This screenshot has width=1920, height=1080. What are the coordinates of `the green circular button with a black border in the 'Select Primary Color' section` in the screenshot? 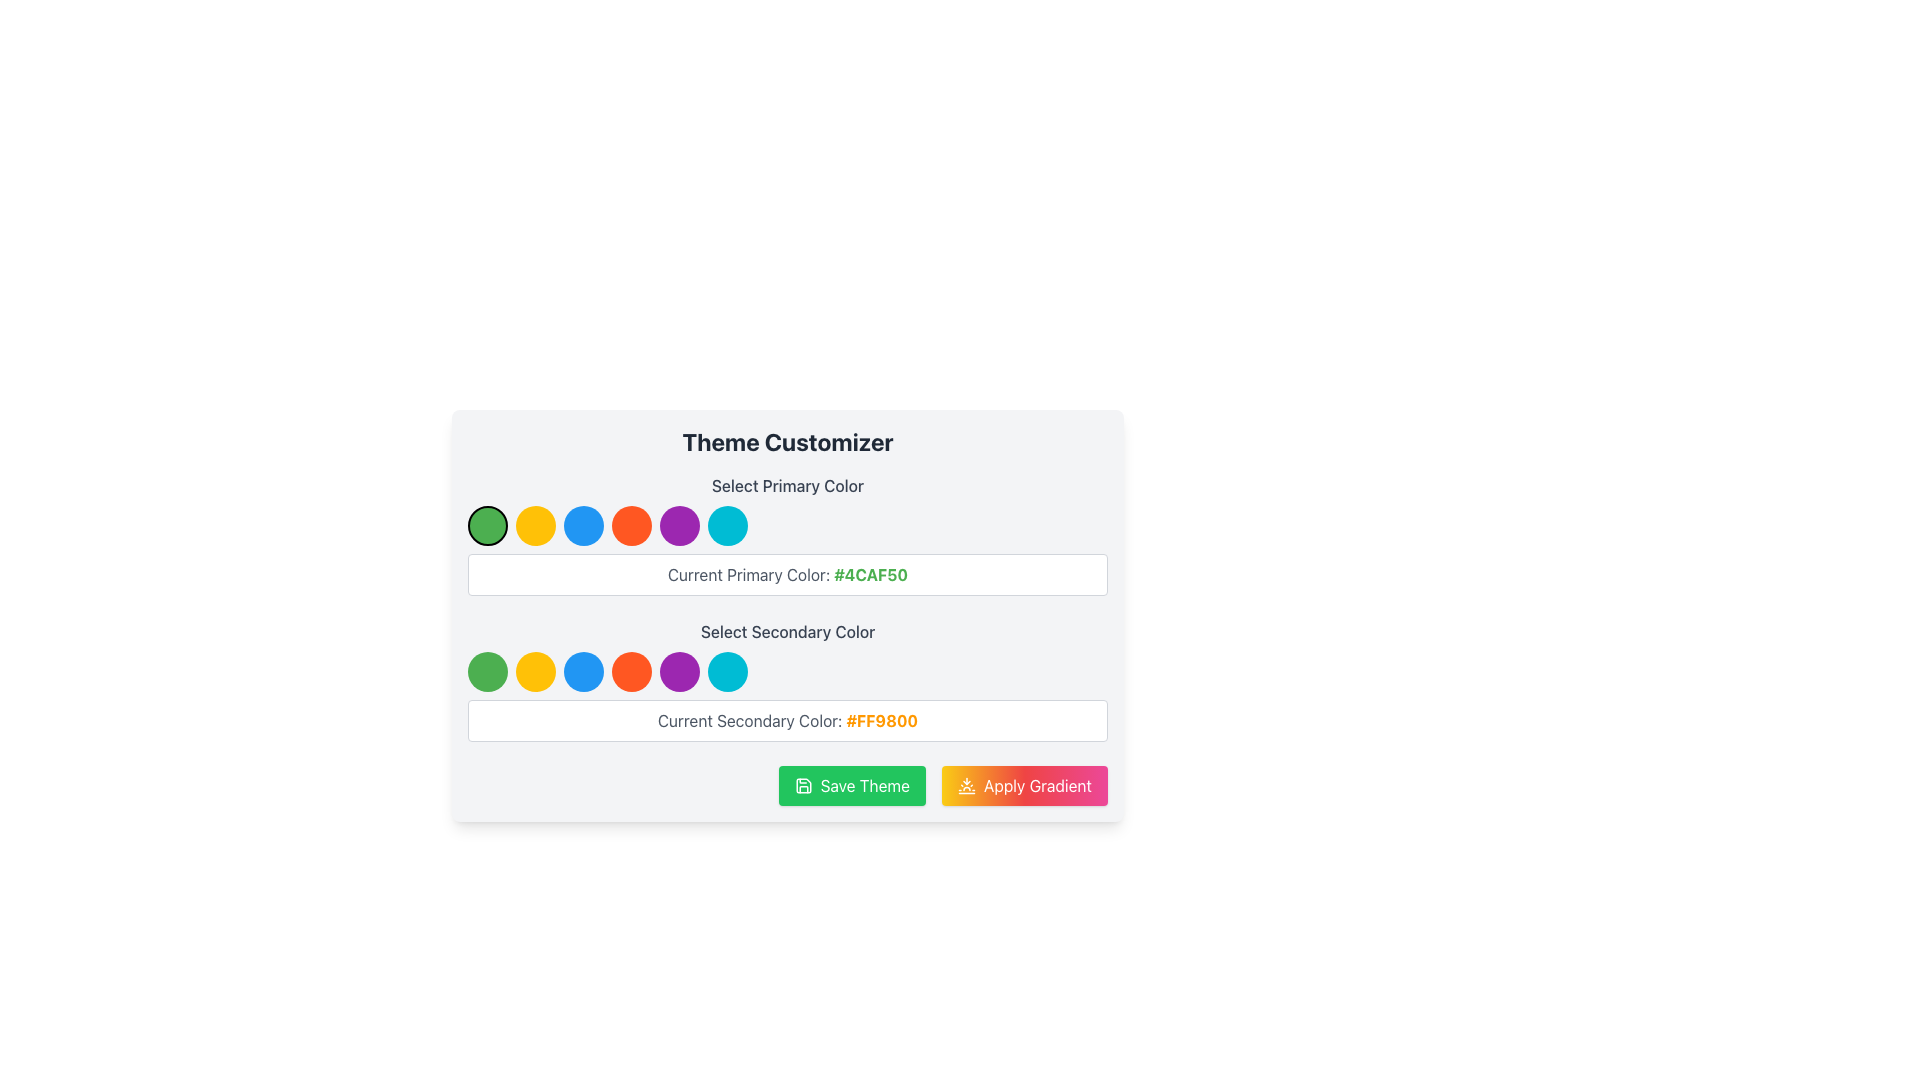 It's located at (488, 524).